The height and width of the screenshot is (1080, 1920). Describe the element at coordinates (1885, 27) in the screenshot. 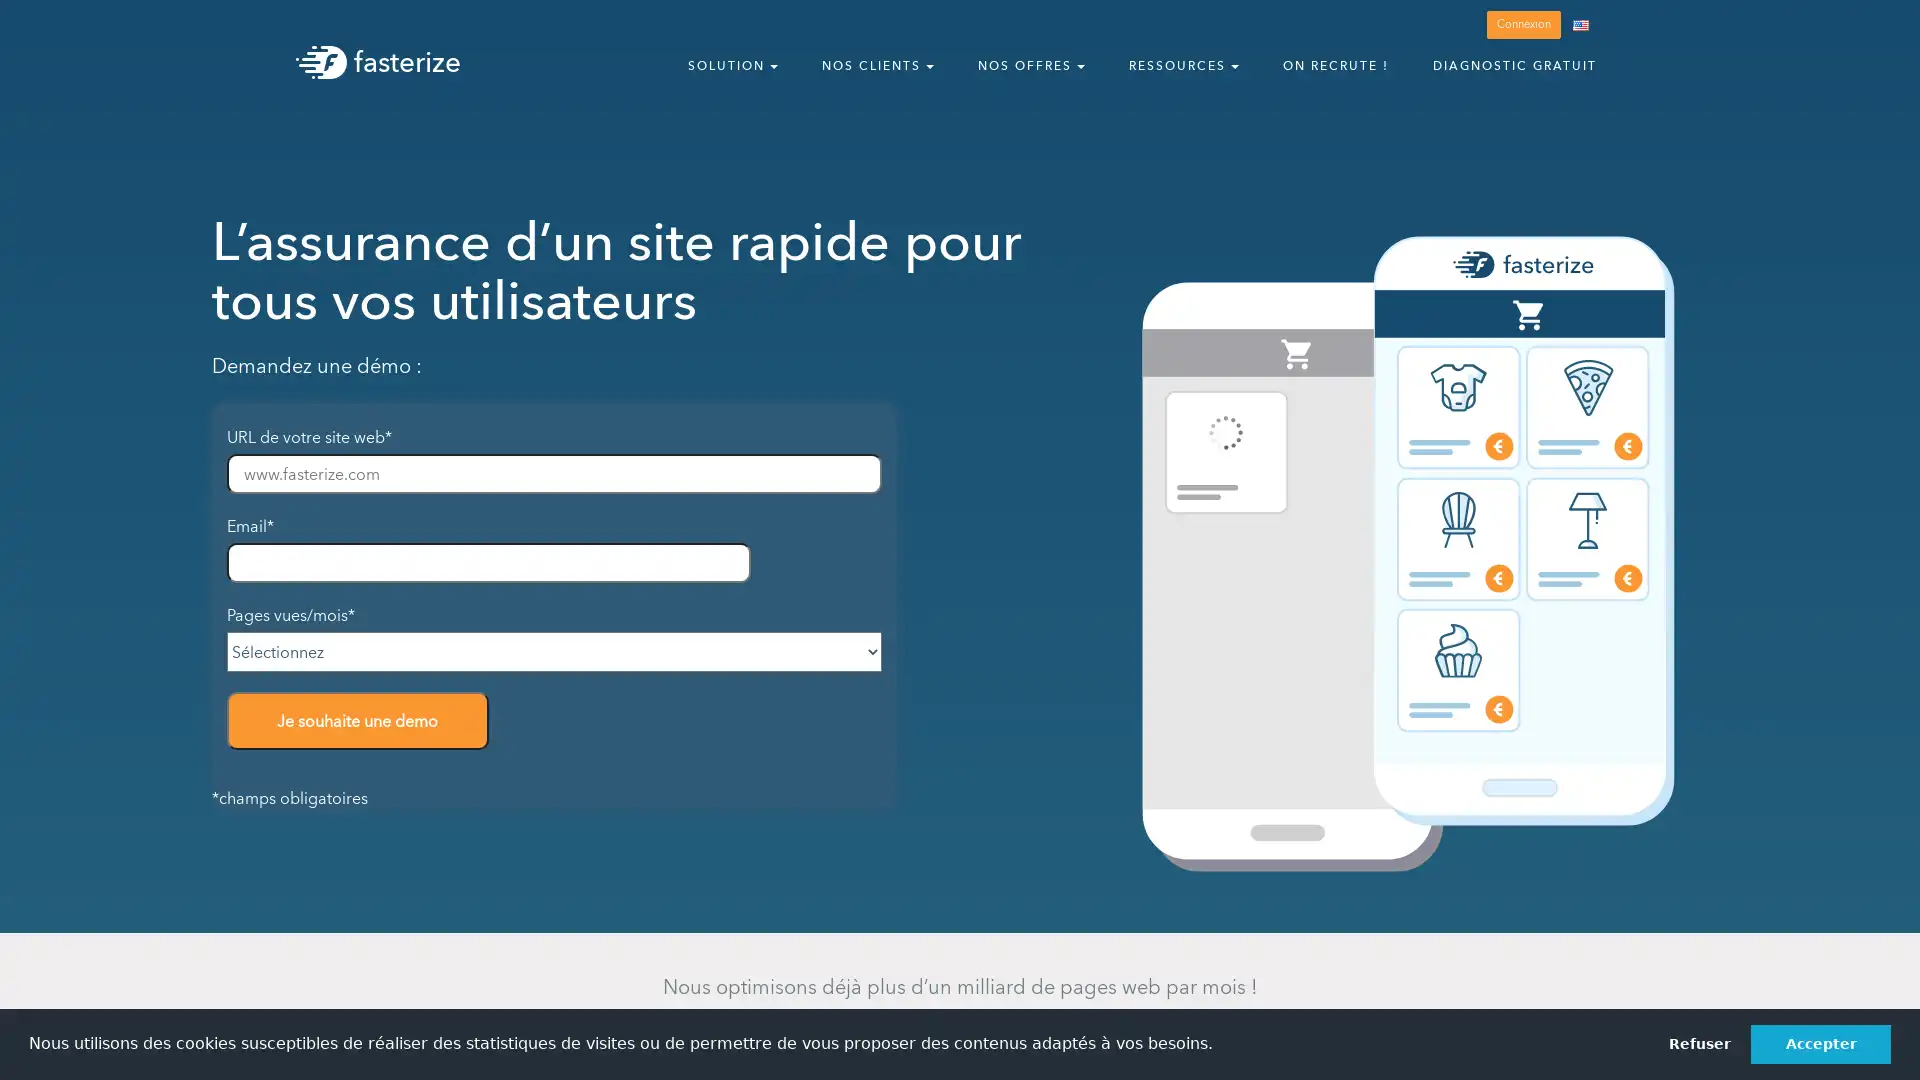

I see `Fermer` at that location.